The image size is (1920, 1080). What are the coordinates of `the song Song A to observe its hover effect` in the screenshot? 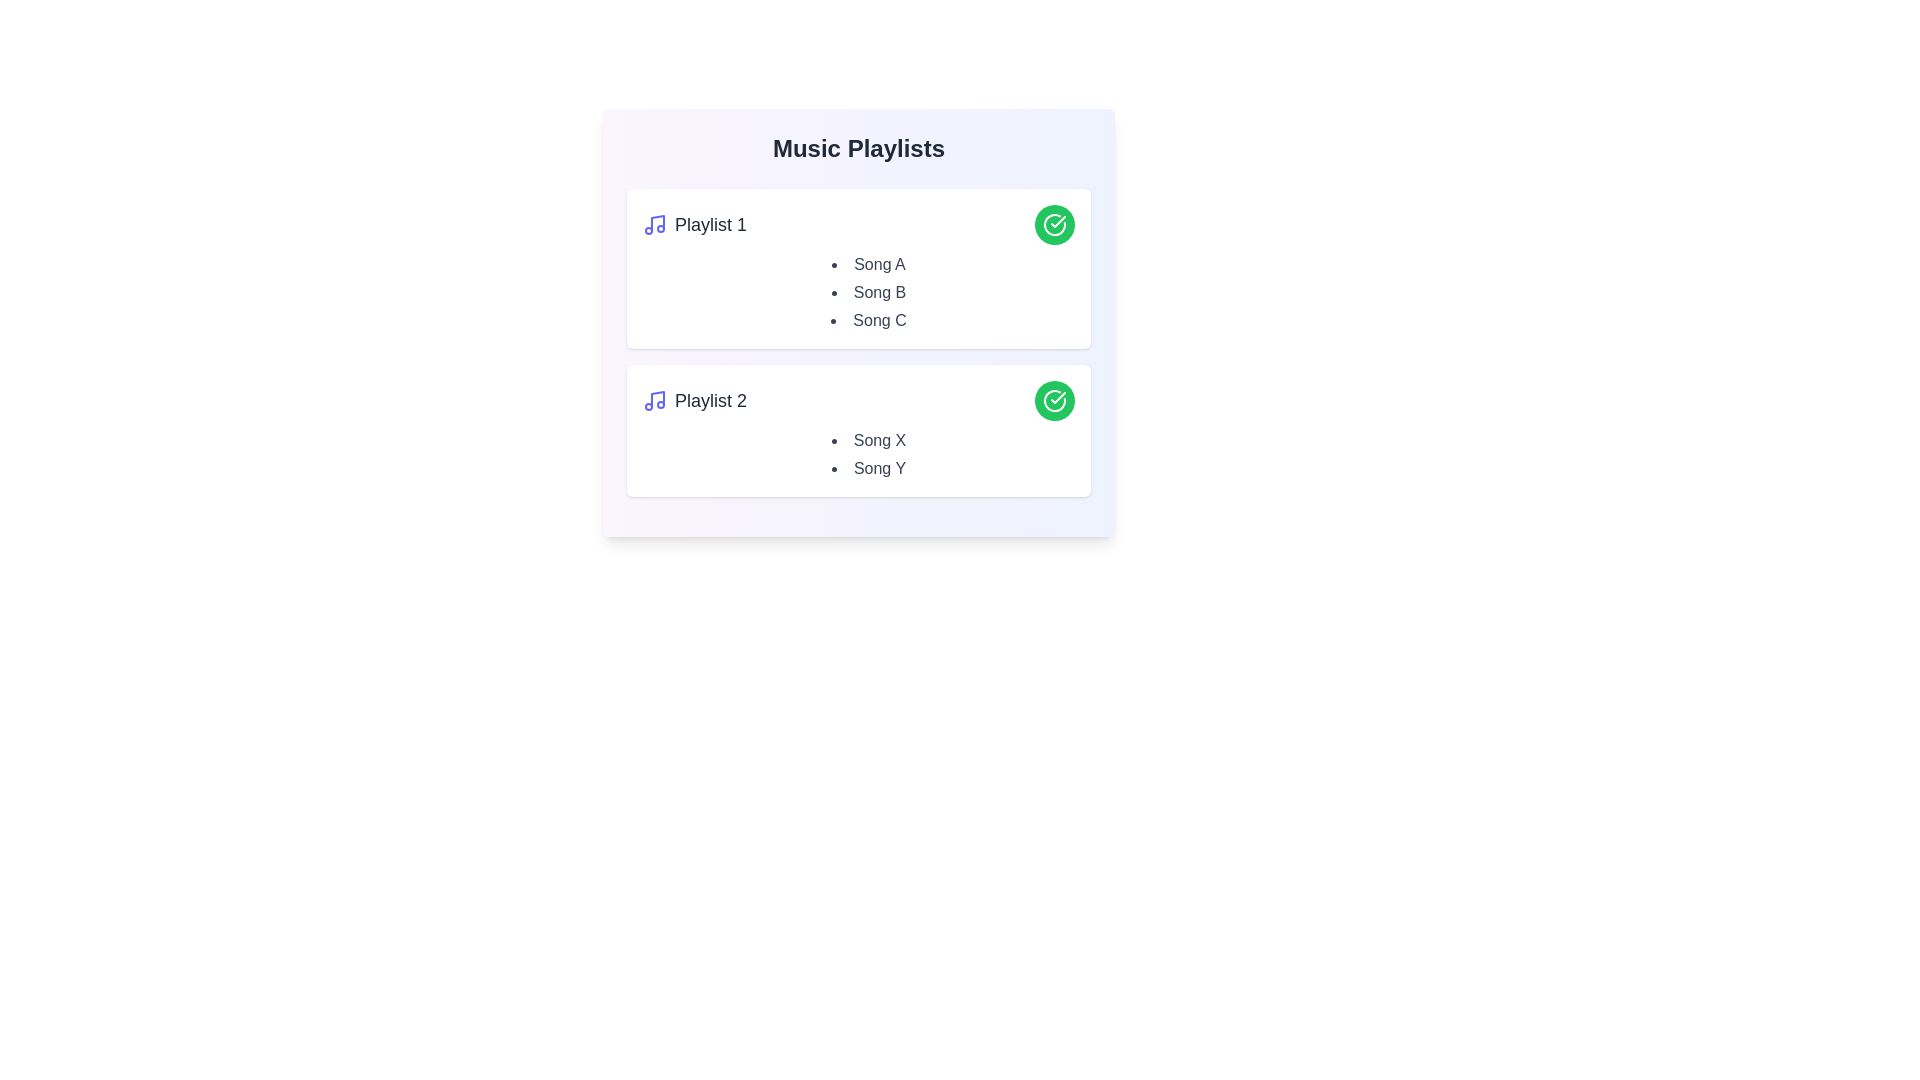 It's located at (868, 264).